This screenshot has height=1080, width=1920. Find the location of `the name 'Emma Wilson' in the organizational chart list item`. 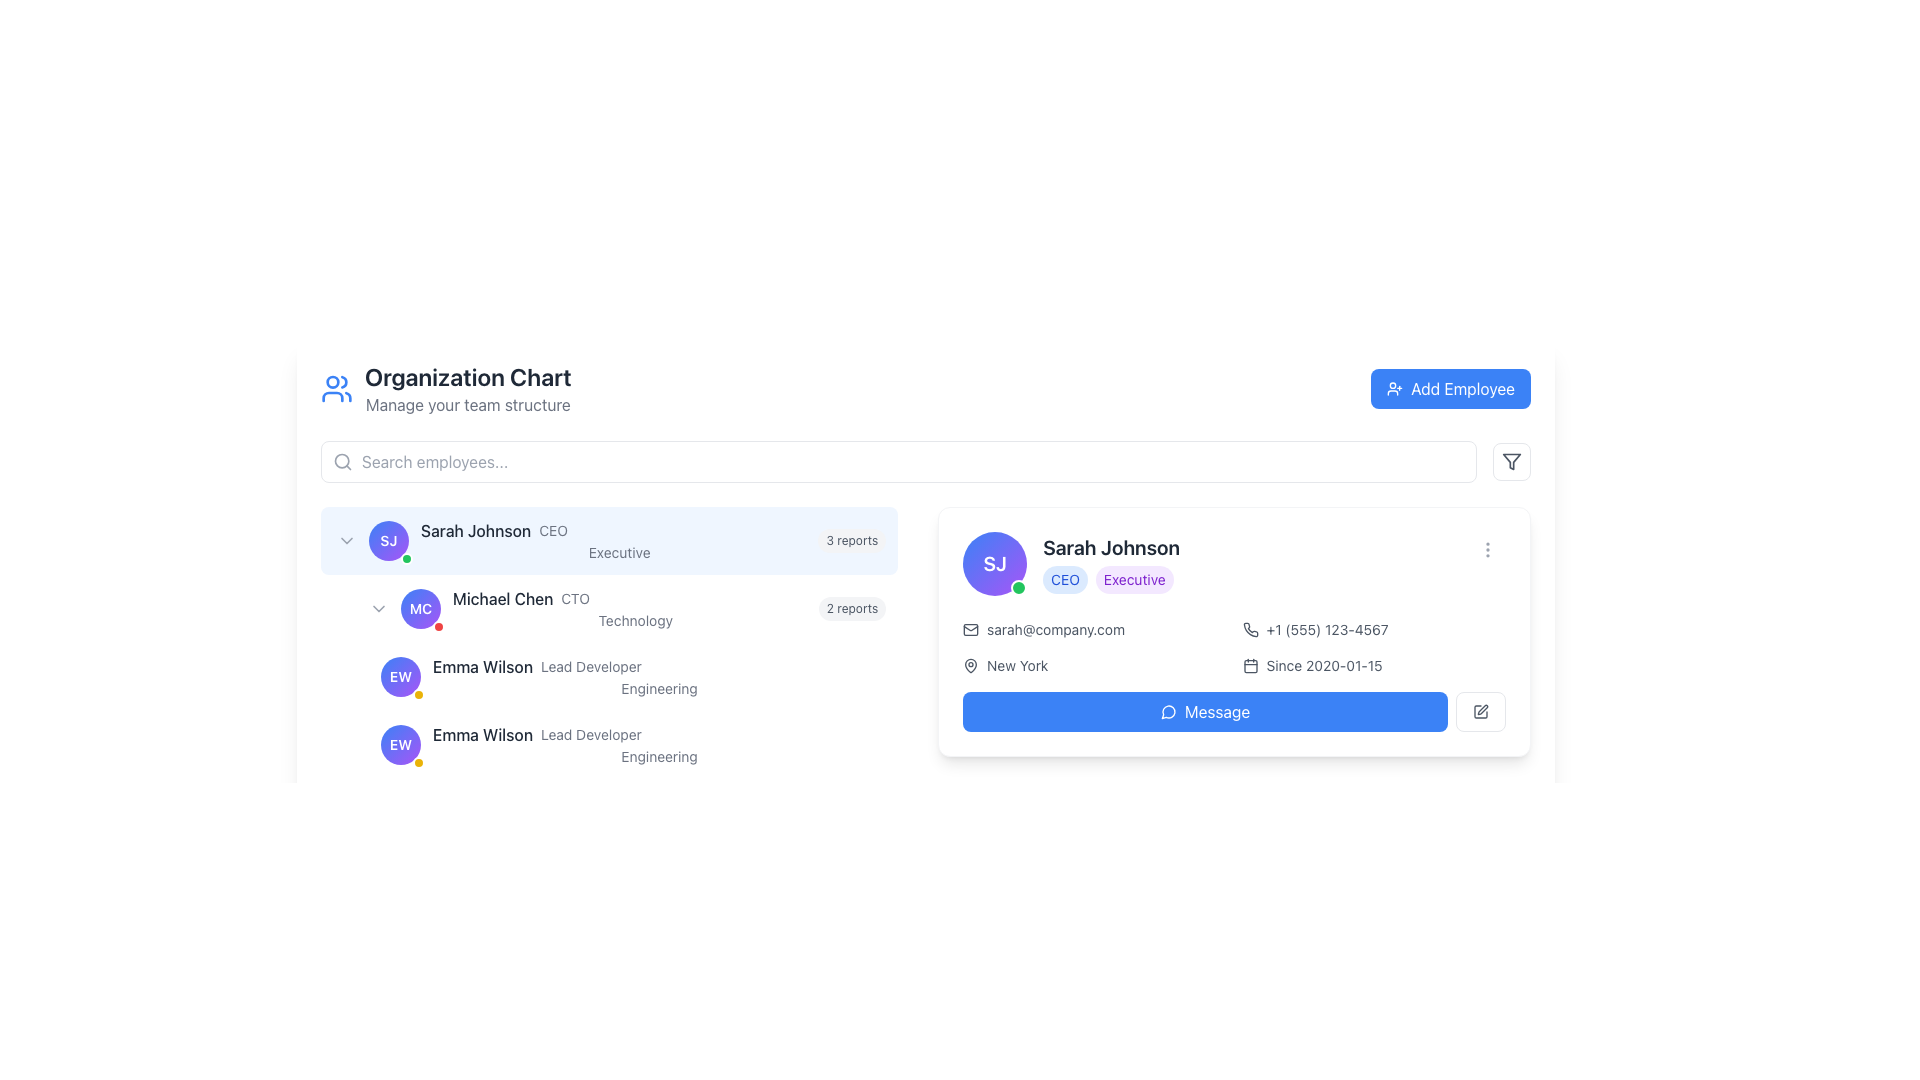

the name 'Emma Wilson' in the organizational chart list item is located at coordinates (608, 676).